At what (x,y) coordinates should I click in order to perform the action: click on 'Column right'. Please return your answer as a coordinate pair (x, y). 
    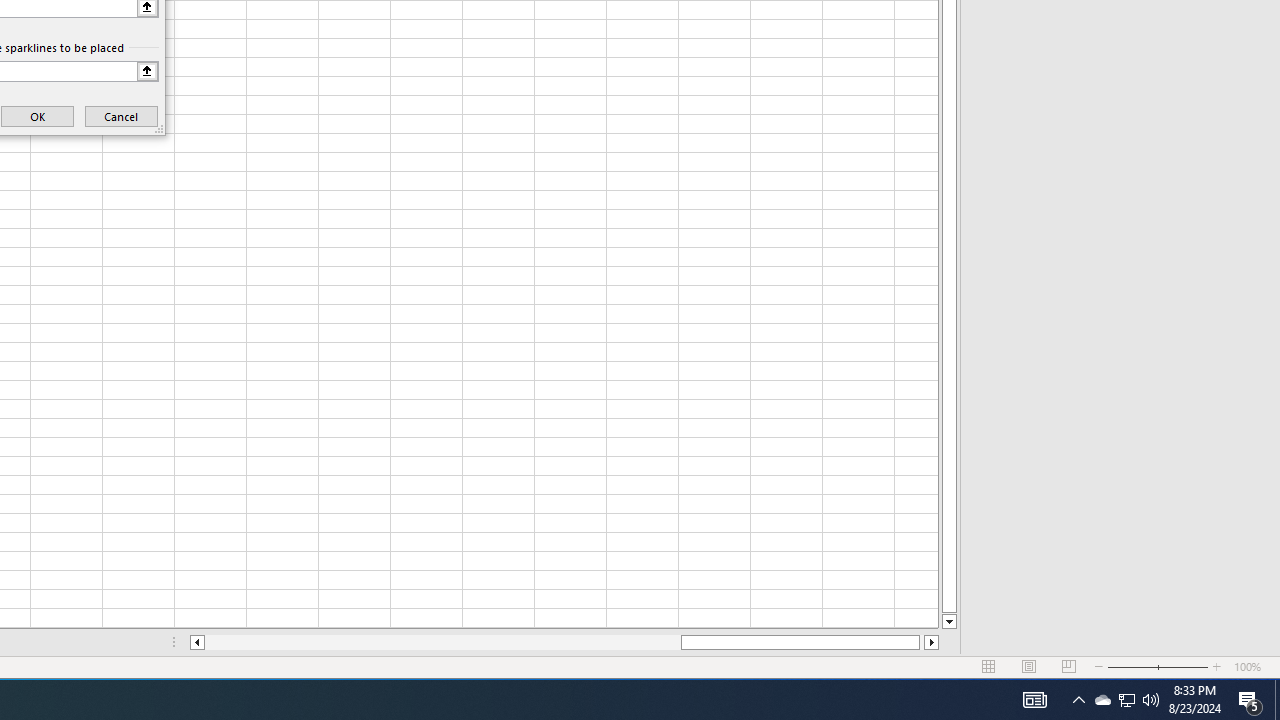
    Looking at the image, I should click on (931, 642).